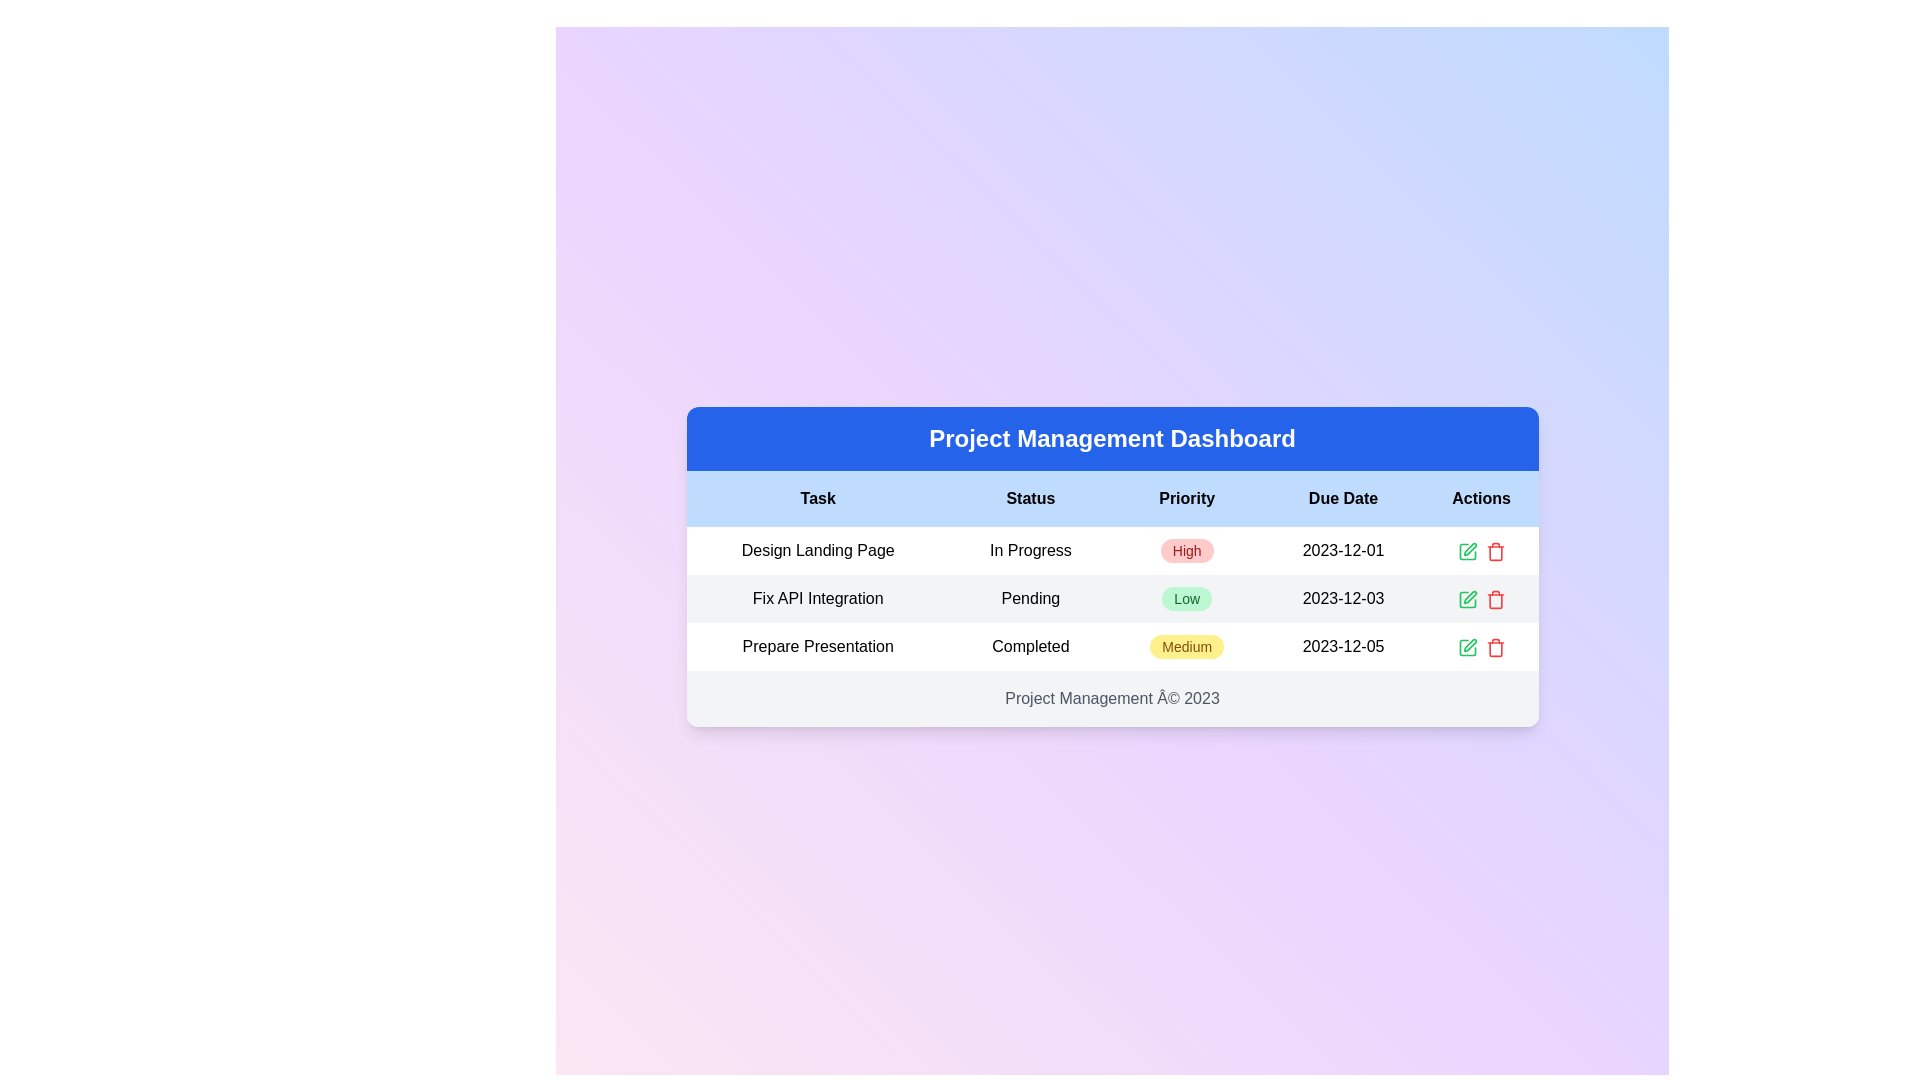  What do you see at coordinates (1495, 551) in the screenshot?
I see `the delete button icon located to the right of the green edit icon on the row for 'Design Landing Page'` at bounding box center [1495, 551].